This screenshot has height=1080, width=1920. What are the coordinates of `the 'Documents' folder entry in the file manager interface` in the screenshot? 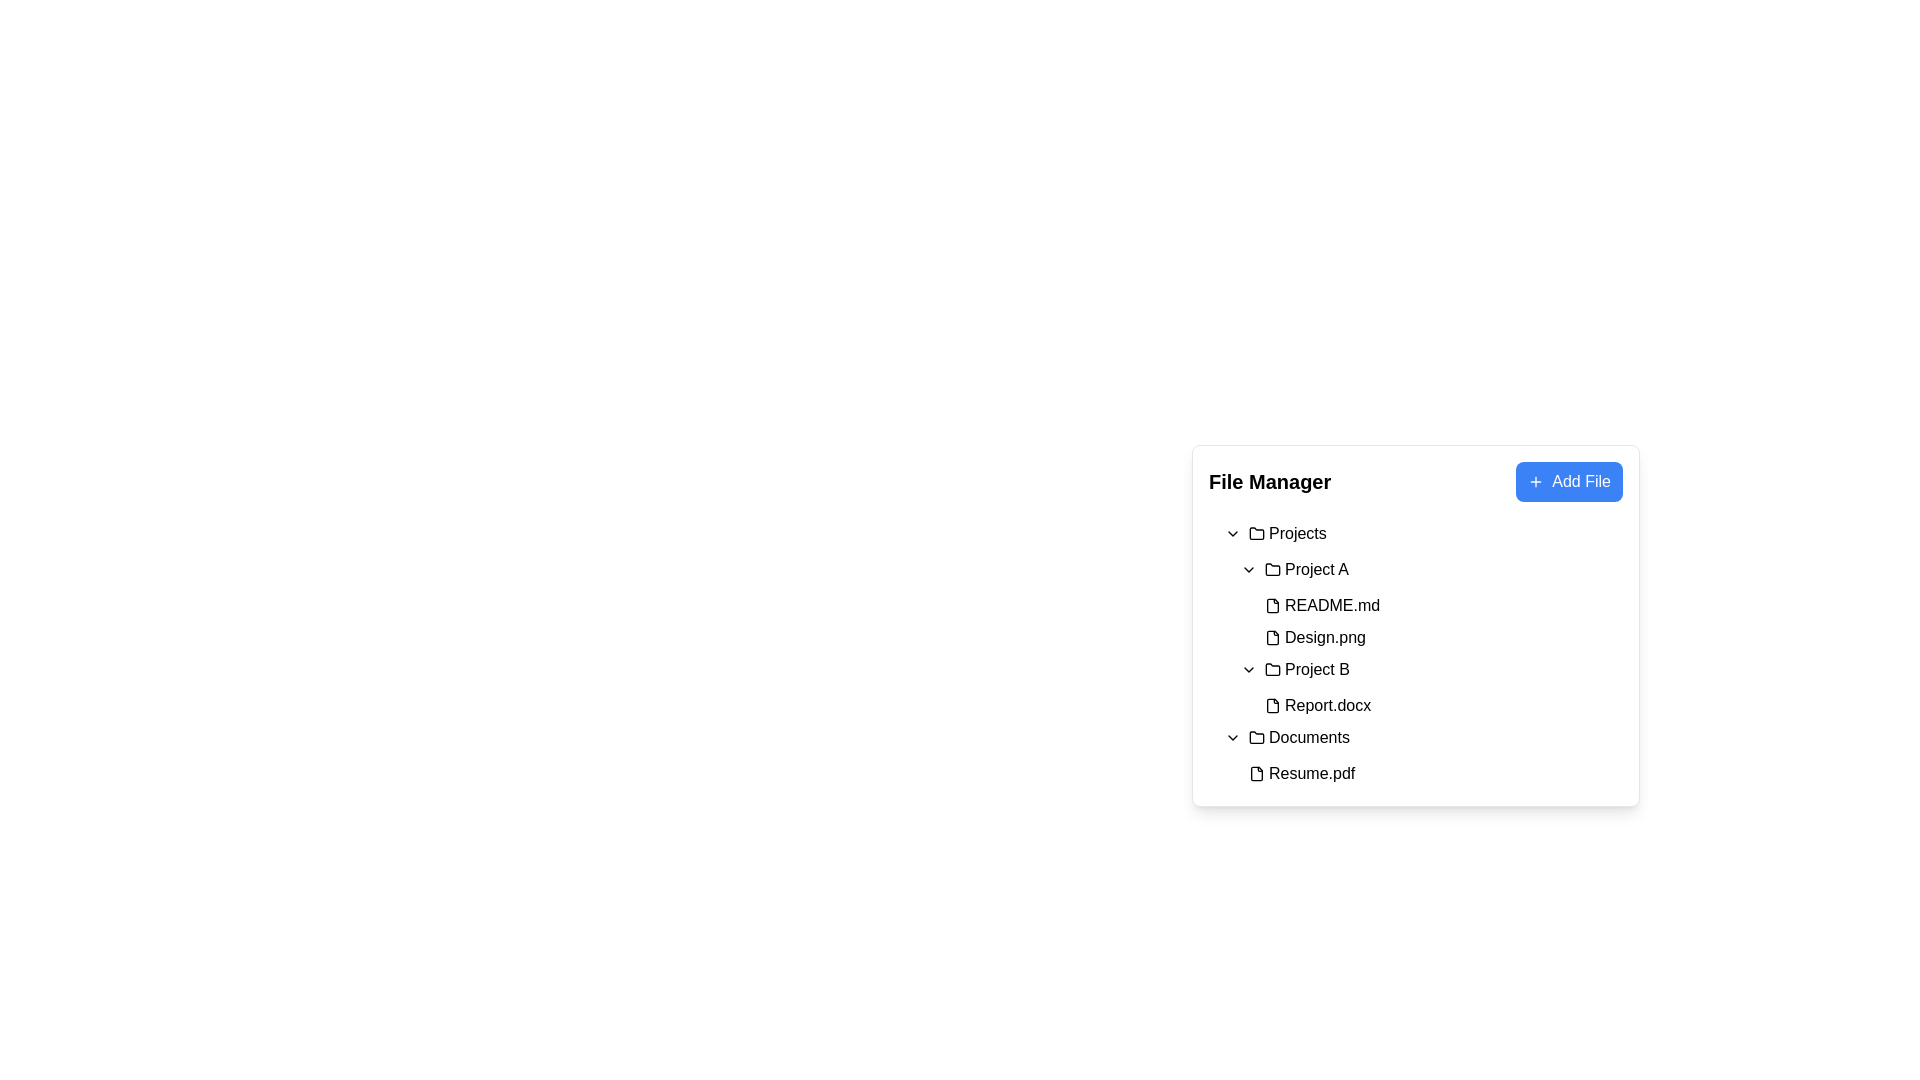 It's located at (1299, 737).